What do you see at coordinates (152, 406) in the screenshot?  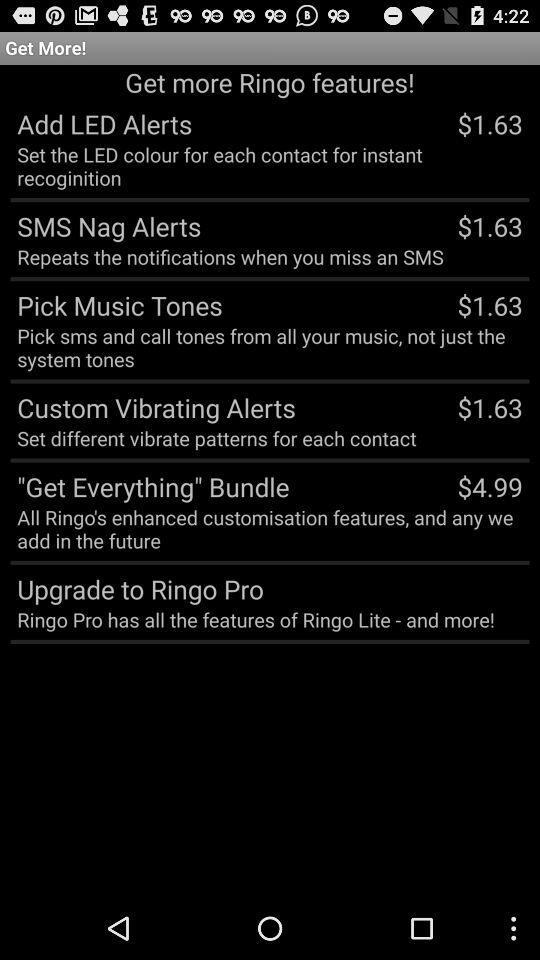 I see `the app next to the $1.63 app` at bounding box center [152, 406].